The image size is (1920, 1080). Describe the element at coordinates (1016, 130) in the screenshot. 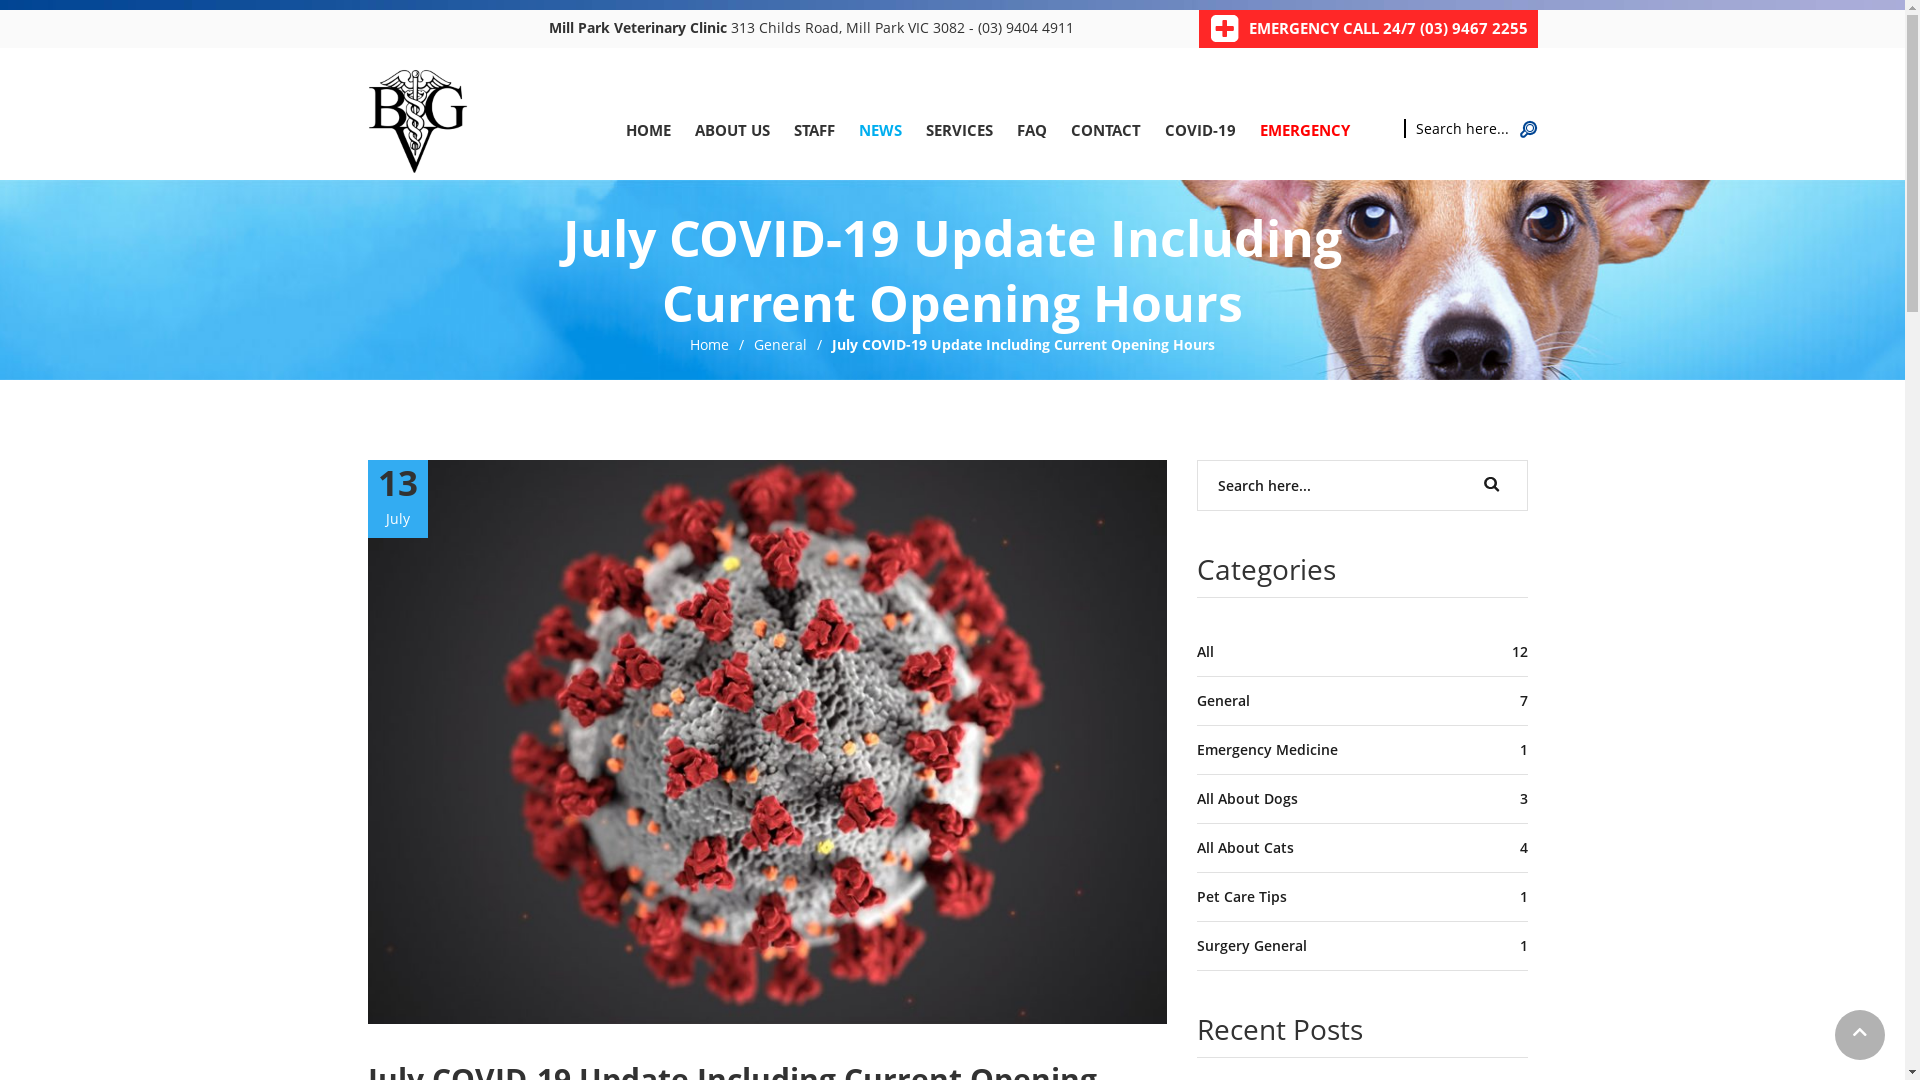

I see `'FAQ'` at that location.